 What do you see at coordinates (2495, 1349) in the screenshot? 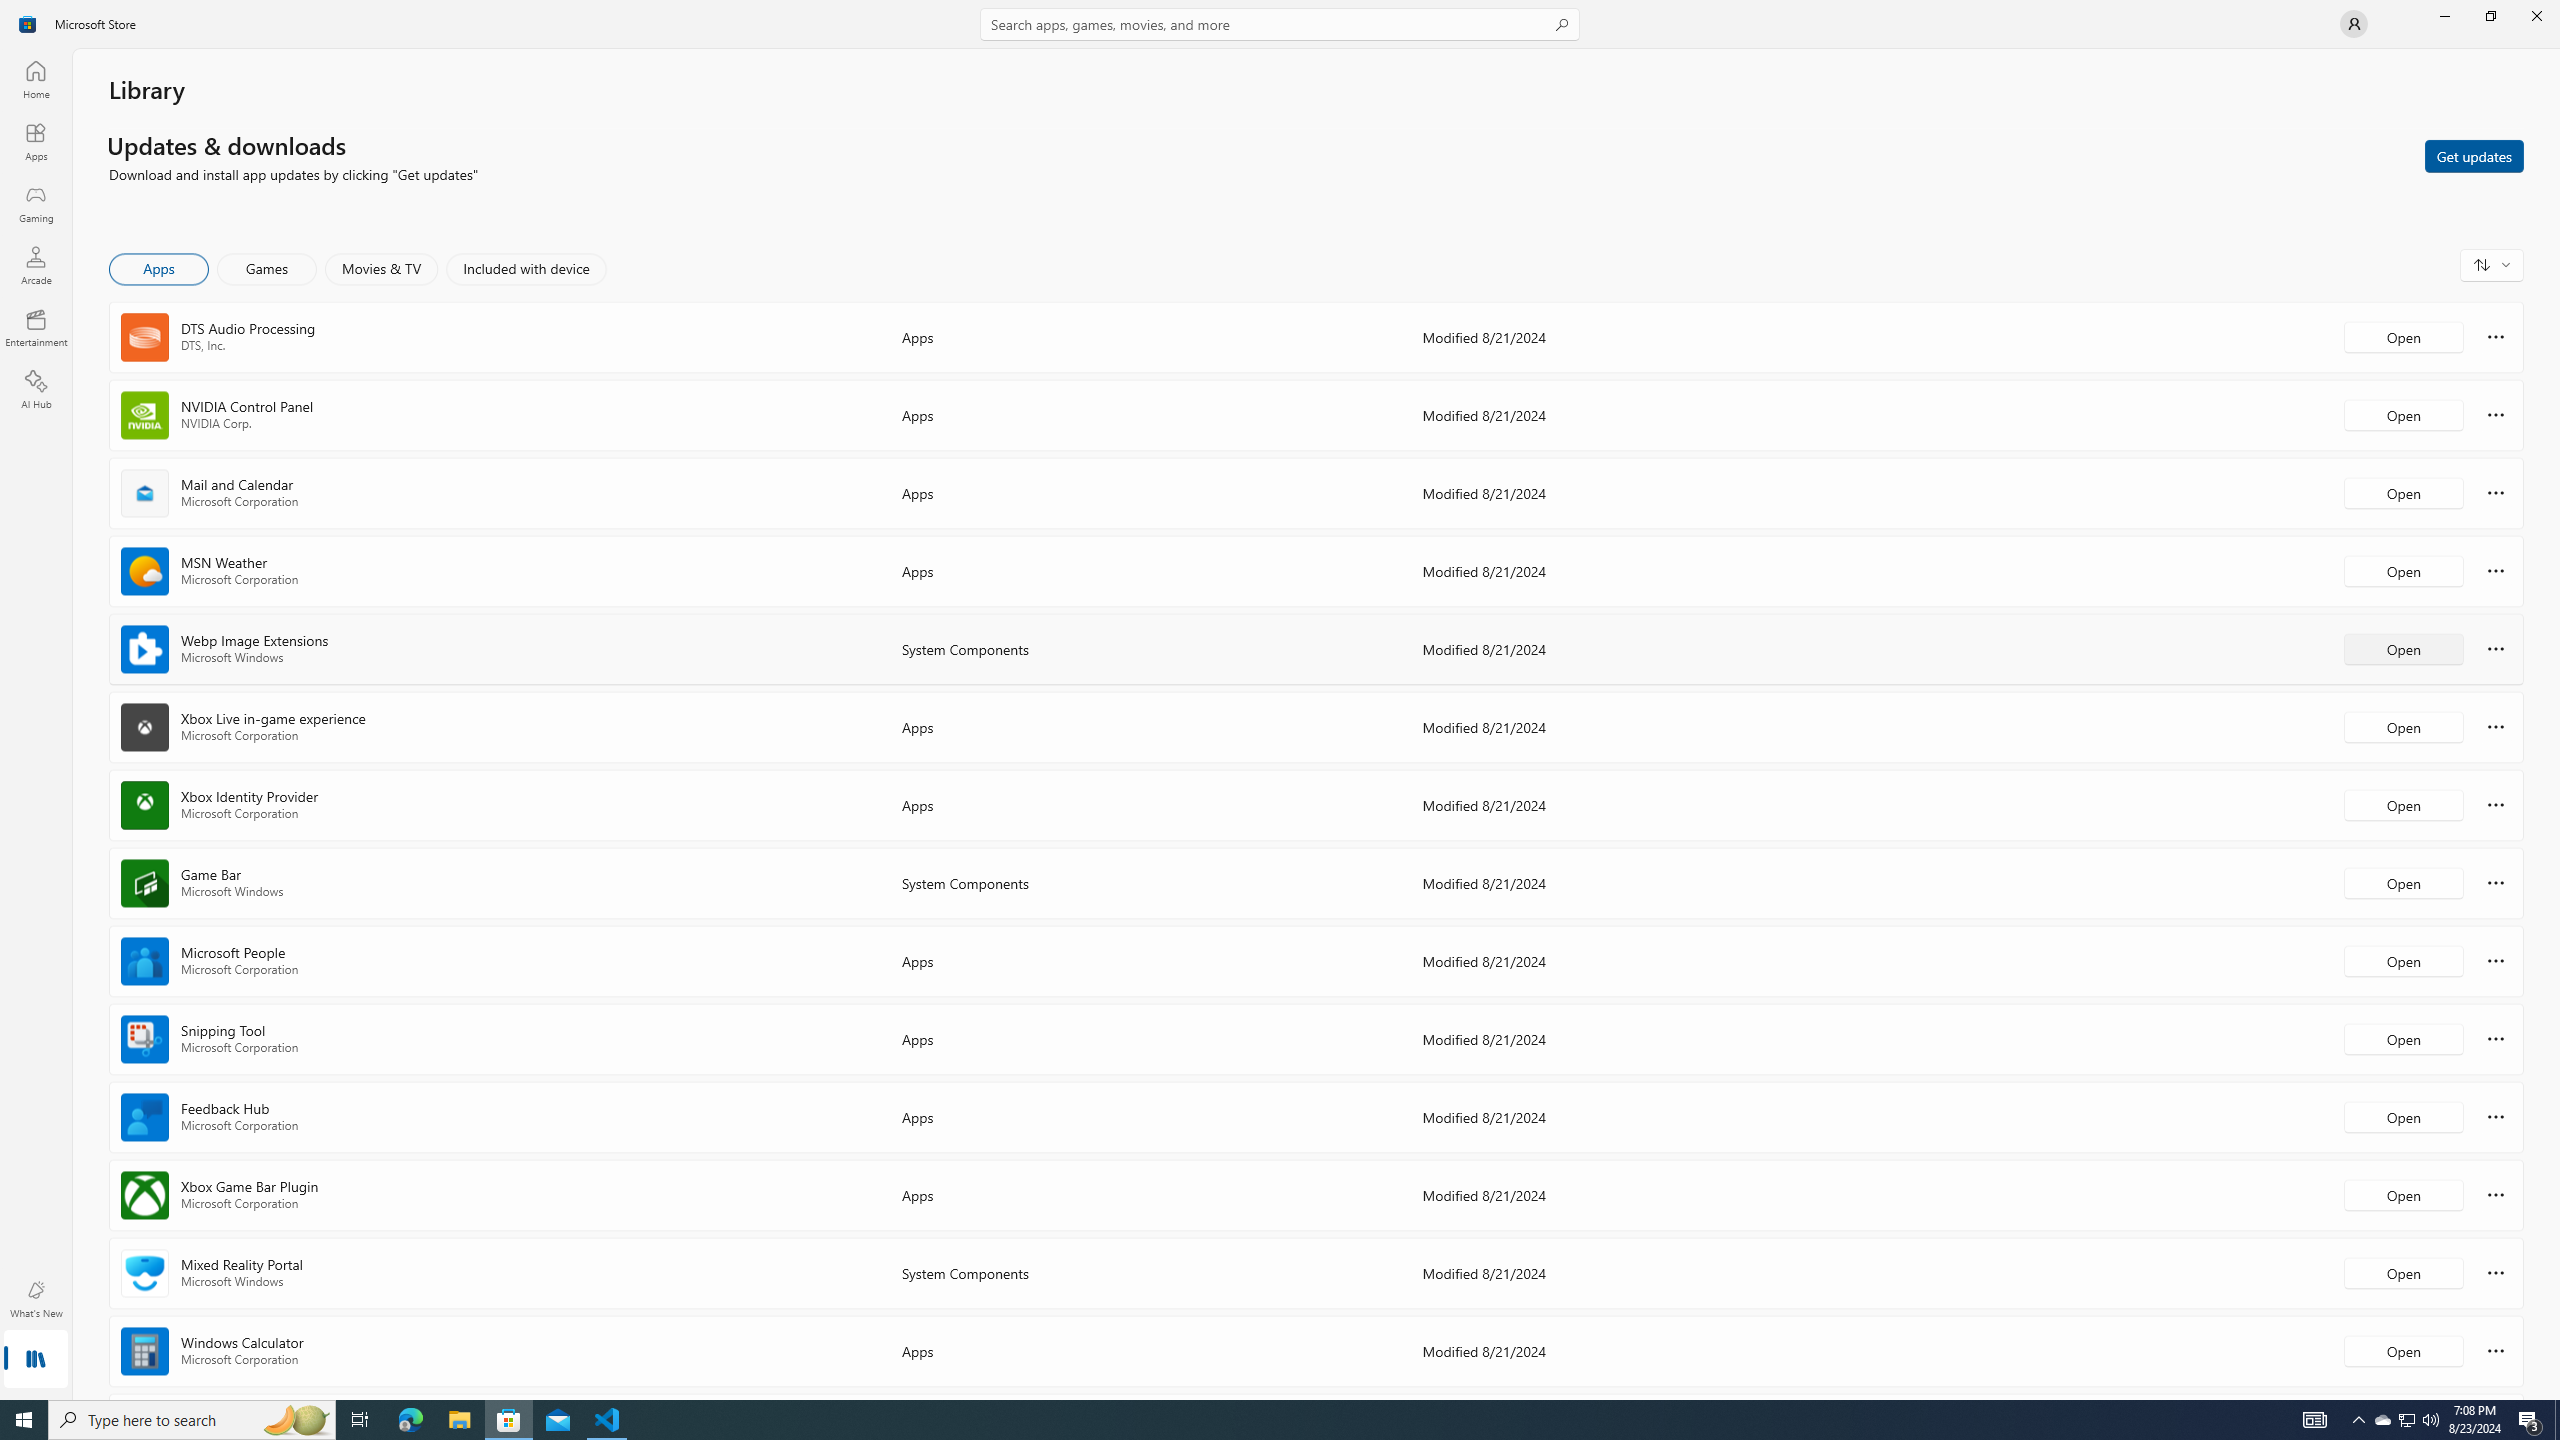
I see `'More options'` at bounding box center [2495, 1349].